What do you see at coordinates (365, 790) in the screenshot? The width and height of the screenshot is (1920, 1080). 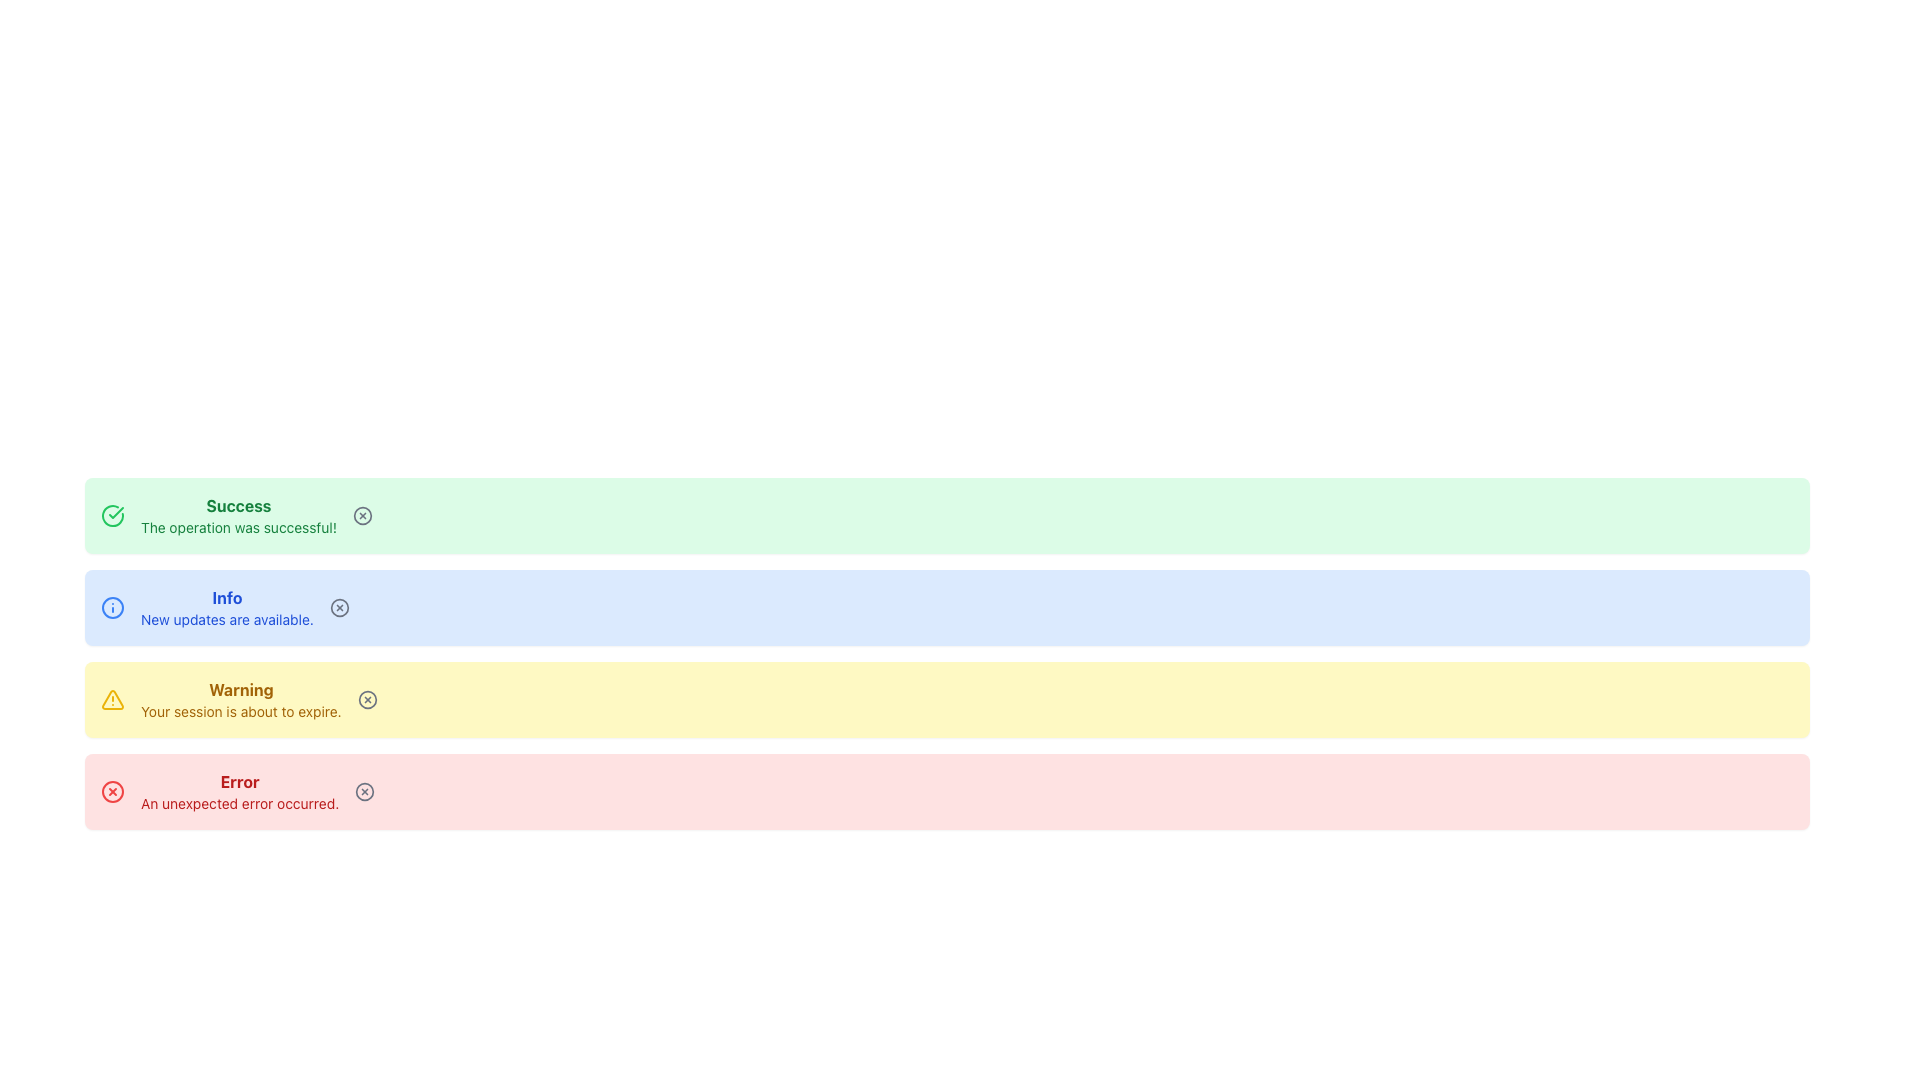 I see `the primary circle component within the error message icon, which serves as a graphical representation in an SVG graphic` at bounding box center [365, 790].